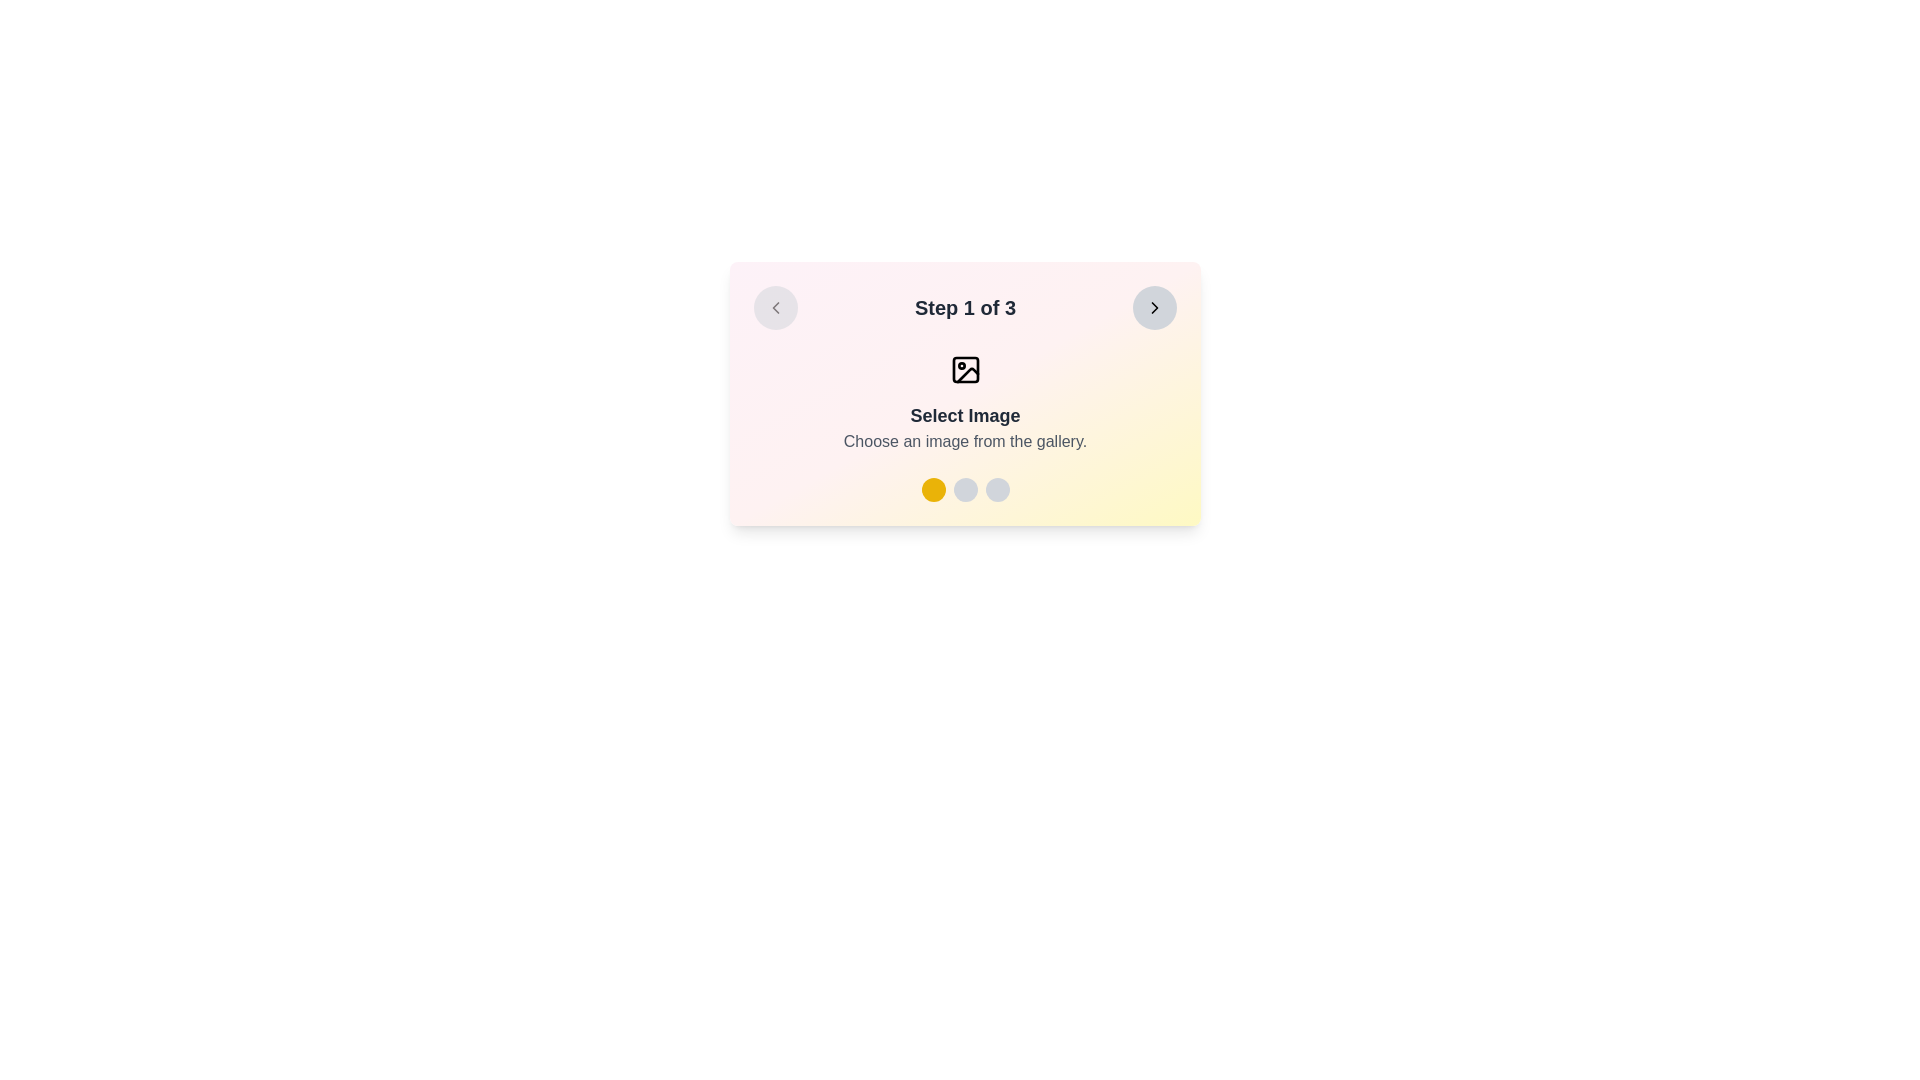 This screenshot has height=1080, width=1920. What do you see at coordinates (965, 489) in the screenshot?
I see `the yellow circle in the step progress bar` at bounding box center [965, 489].